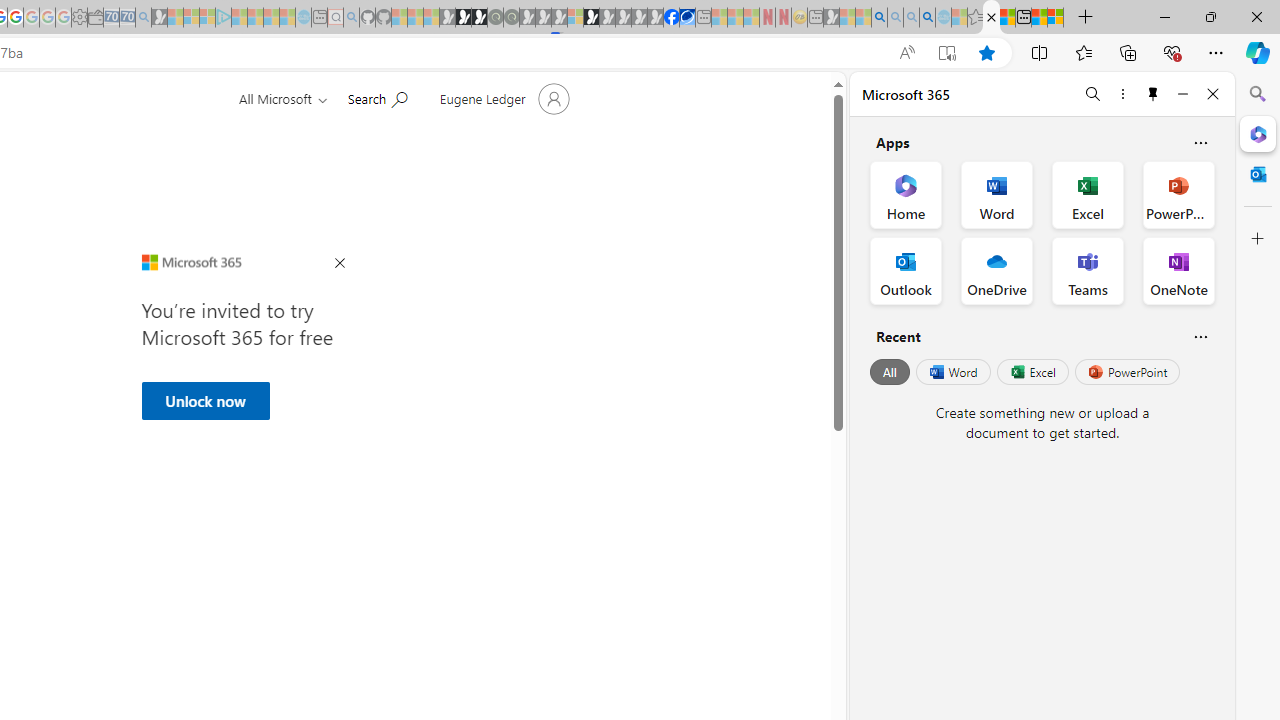 The height and width of the screenshot is (720, 1280). I want to click on 'Play Zoo Boom in your browser | Games from Microsoft Start', so click(462, 17).